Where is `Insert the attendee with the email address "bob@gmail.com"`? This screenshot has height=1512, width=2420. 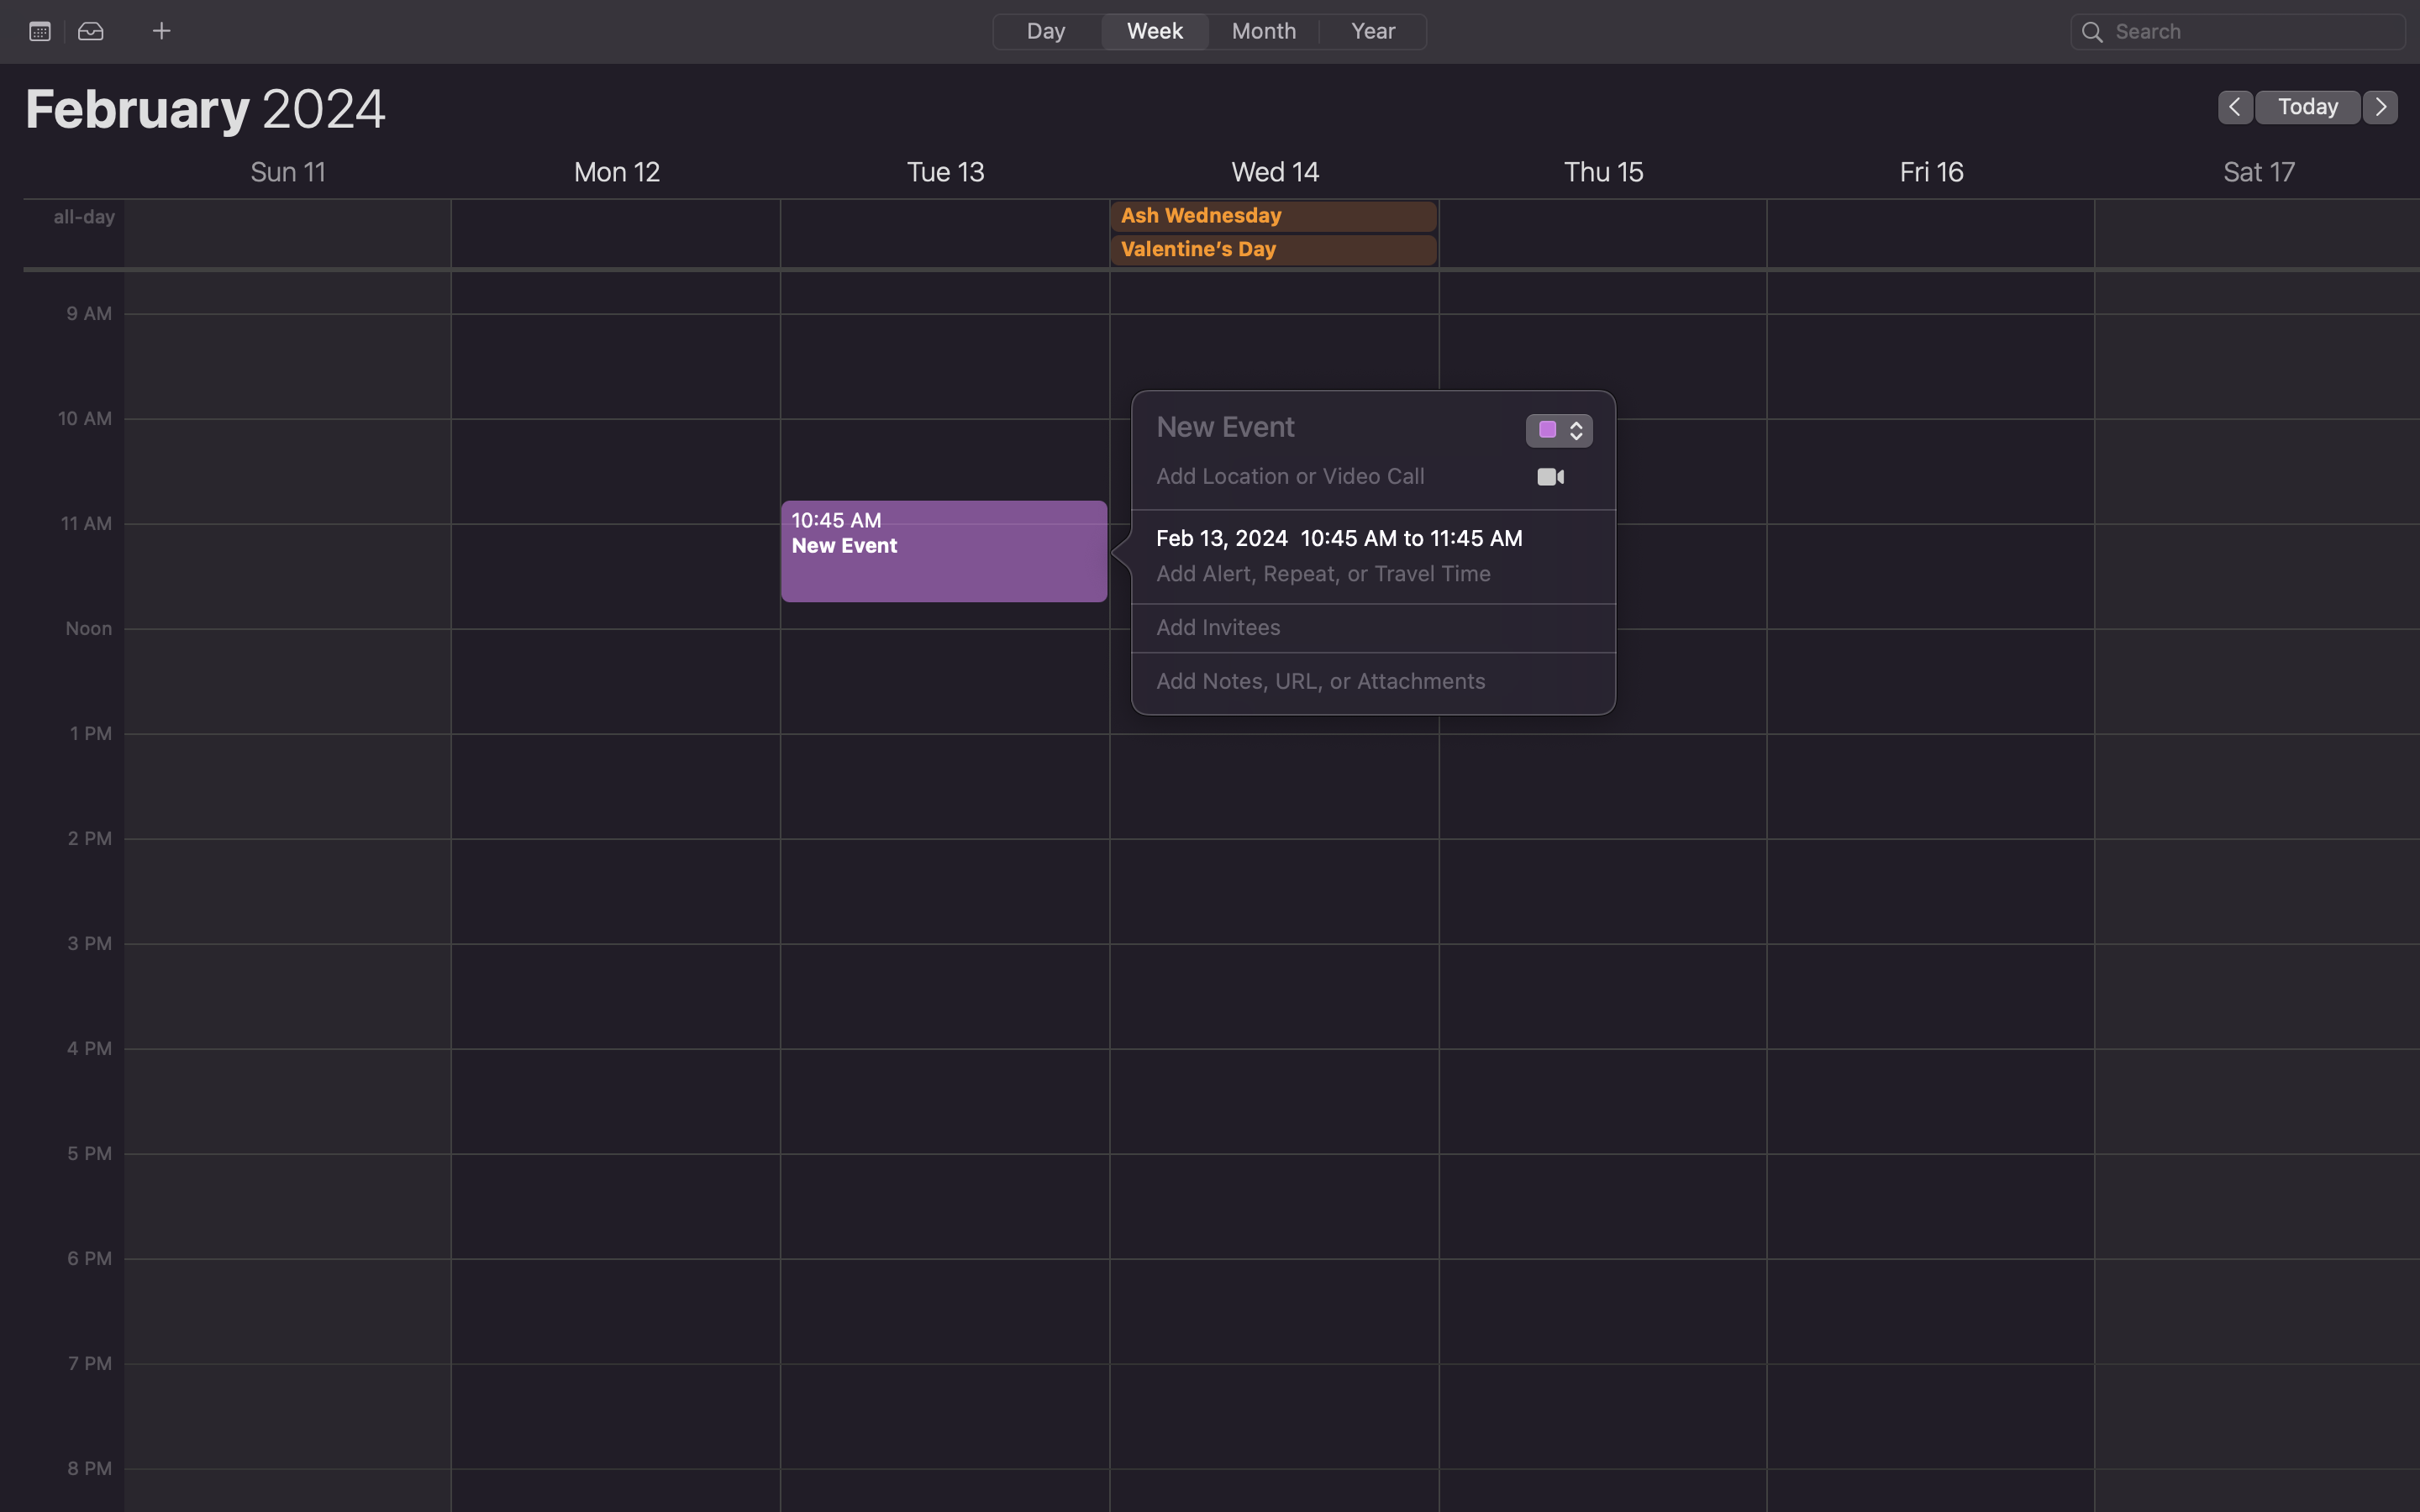
Insert the attendee with the email address "bob@gmail.com" is located at coordinates (1351, 628).